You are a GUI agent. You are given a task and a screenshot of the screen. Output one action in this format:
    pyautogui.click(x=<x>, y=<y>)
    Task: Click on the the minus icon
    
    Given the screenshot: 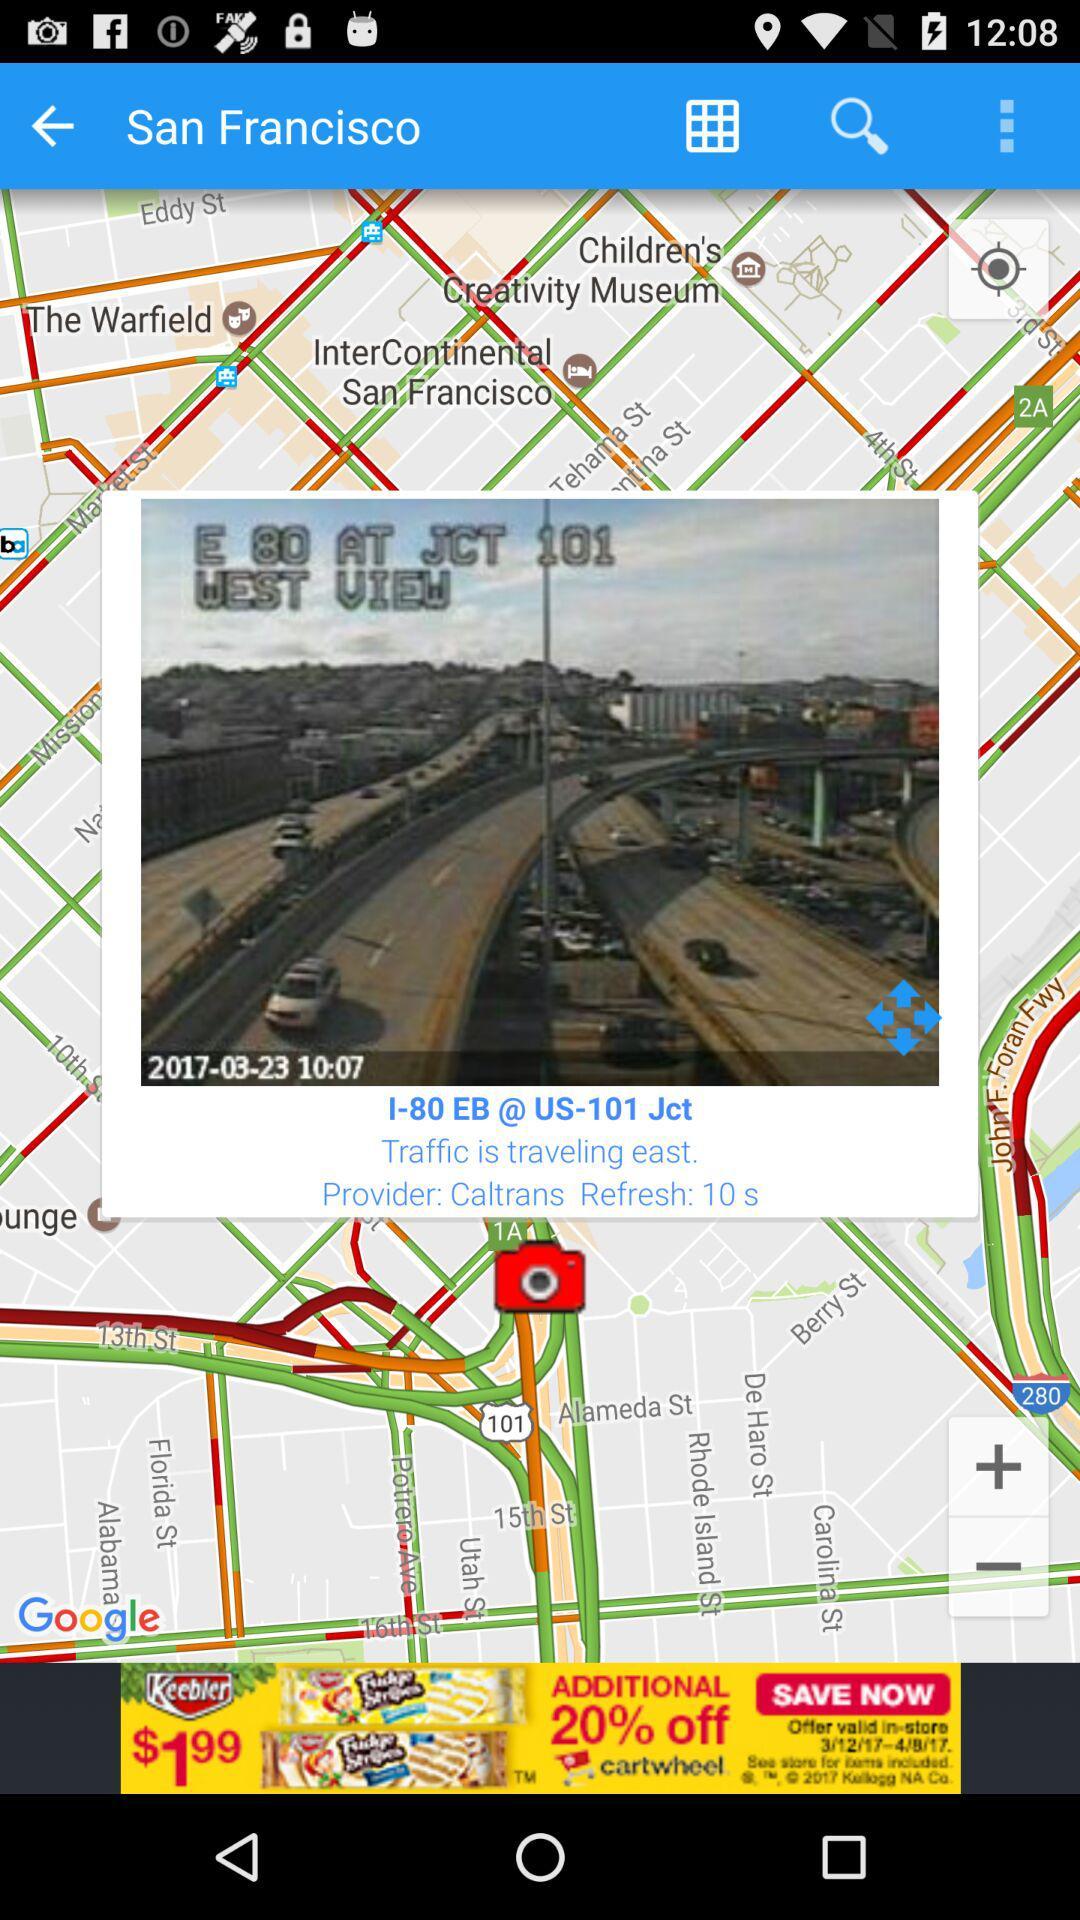 What is the action you would take?
    pyautogui.click(x=998, y=1680)
    